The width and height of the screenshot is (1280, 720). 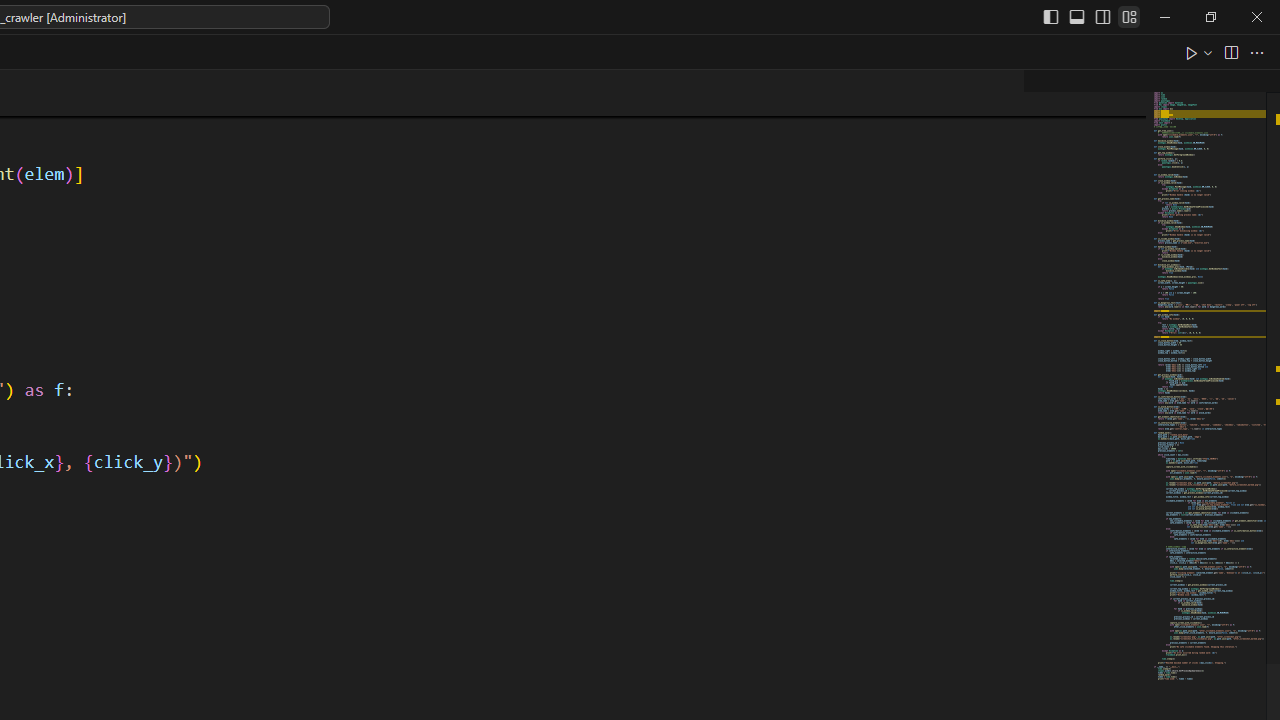 What do you see at coordinates (1225, 51) in the screenshot?
I see `'Editor actions'` at bounding box center [1225, 51].